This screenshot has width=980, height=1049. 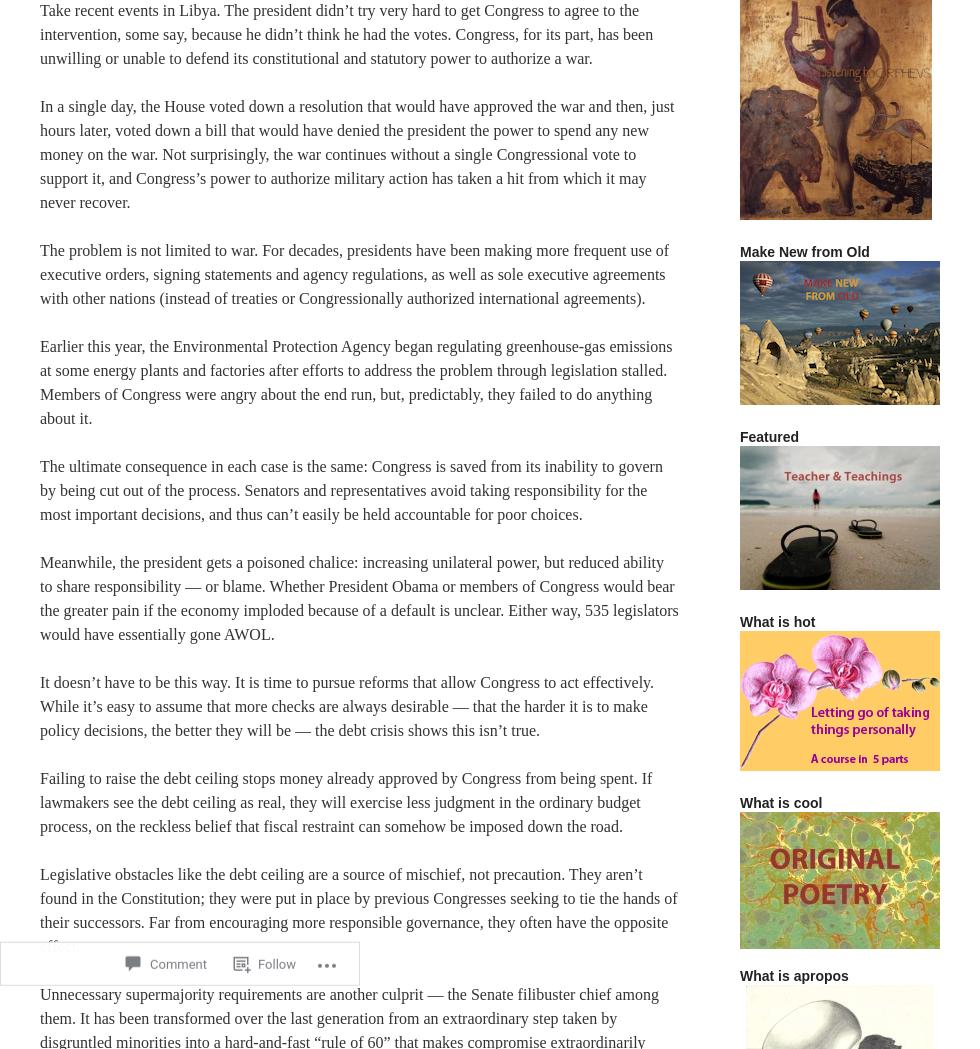 I want to click on 'Legislative obstacles like the debt ceiling are a source of mischief, not precaution. They aren’t found in the Constitution; they were put in place by previous Congresses seeking to tie the hands of their successors. Far from encouraging more responsible governance, they often have the opposite effect.', so click(x=39, y=909).